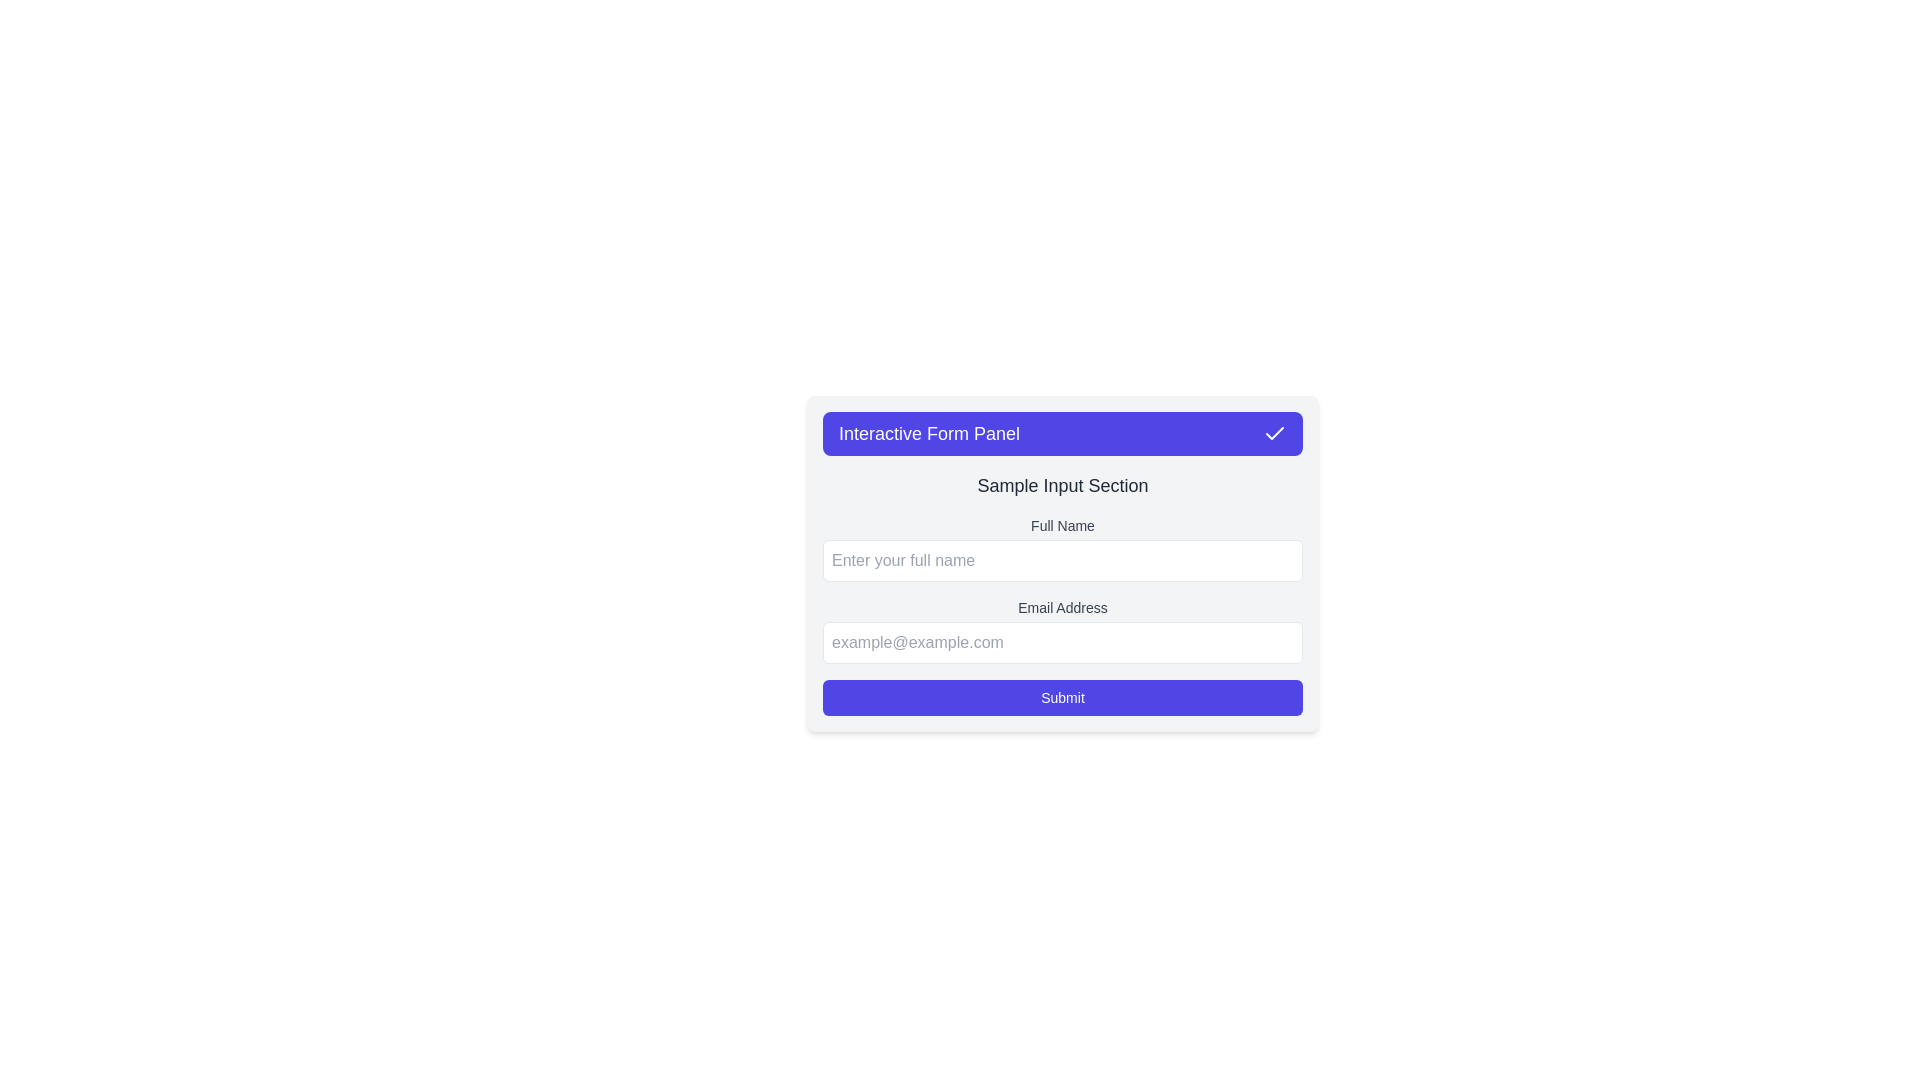 The height and width of the screenshot is (1080, 1920). I want to click on the 'Submit' button with a purple background and white bold text at the bottom of the 'Sample Input Section' form, so click(1061, 697).